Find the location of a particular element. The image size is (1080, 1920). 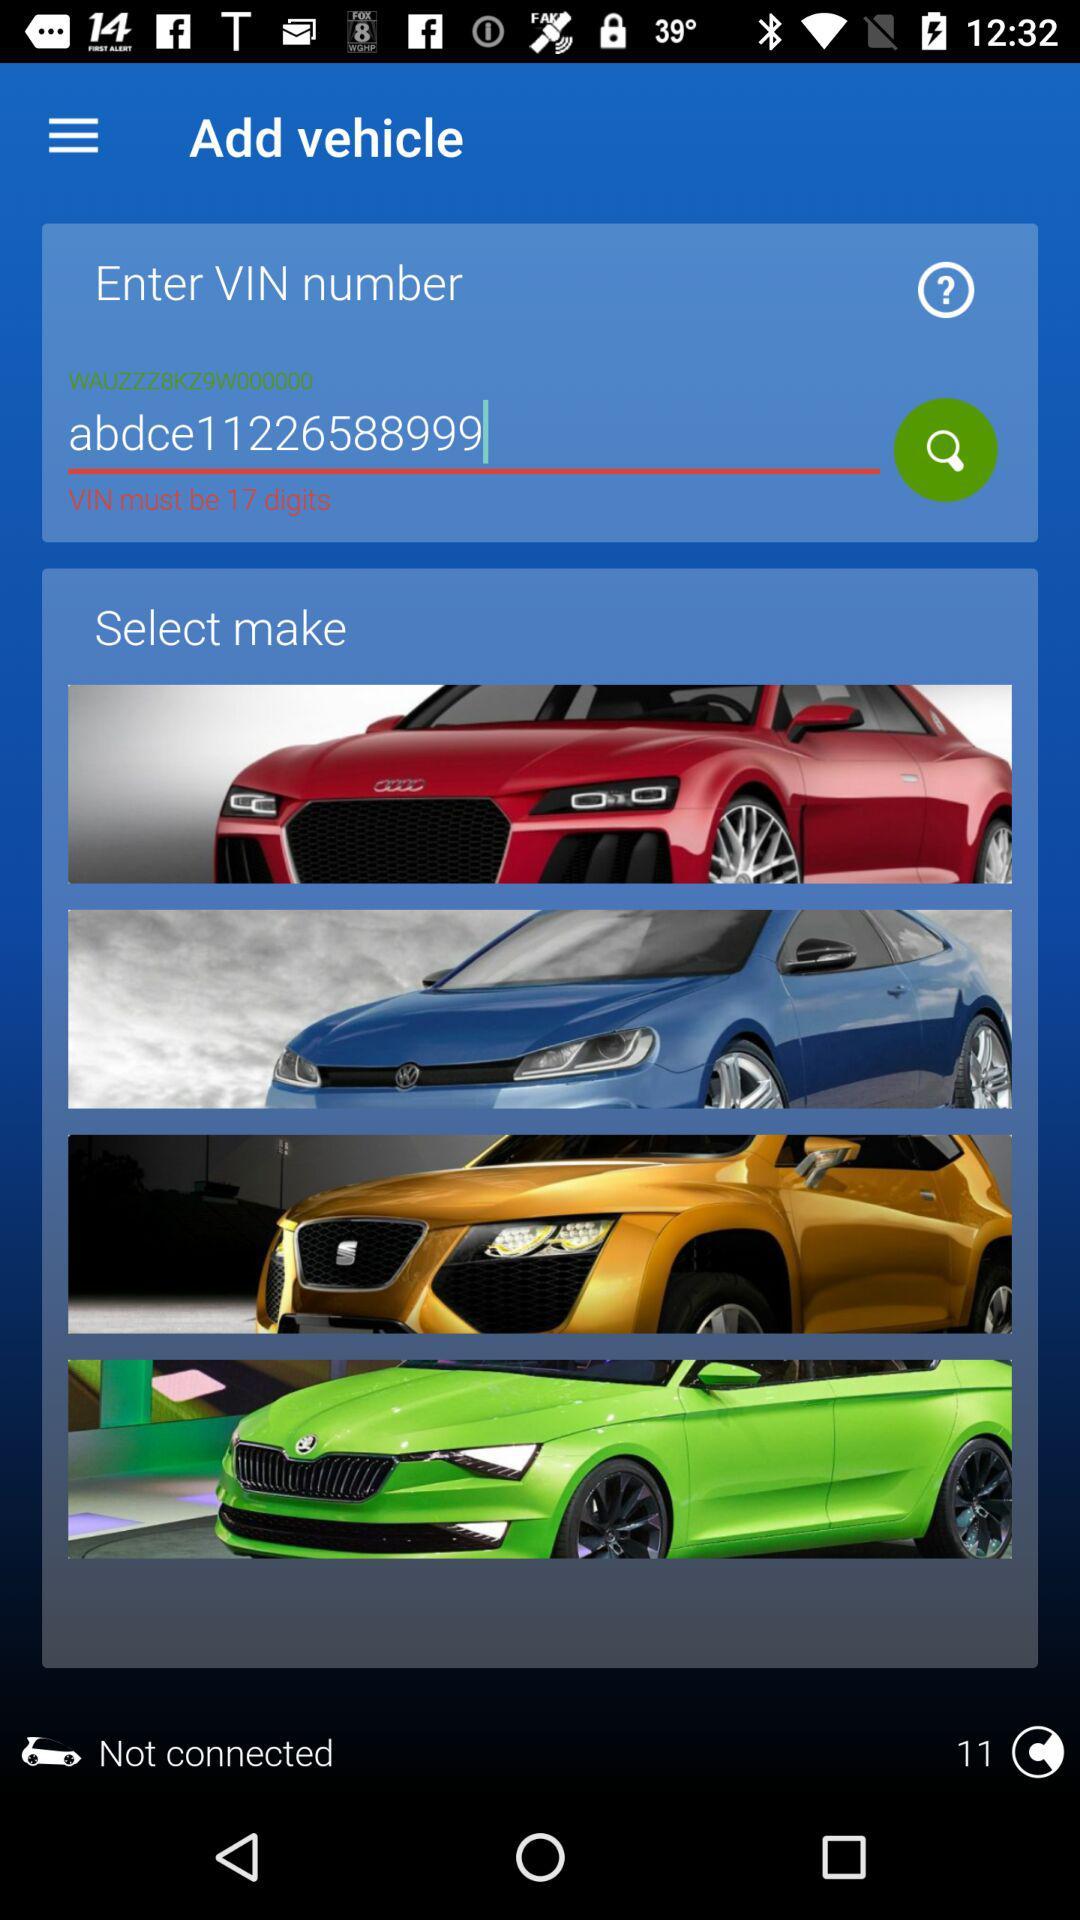

the abdce11226588999 icon is located at coordinates (474, 434).